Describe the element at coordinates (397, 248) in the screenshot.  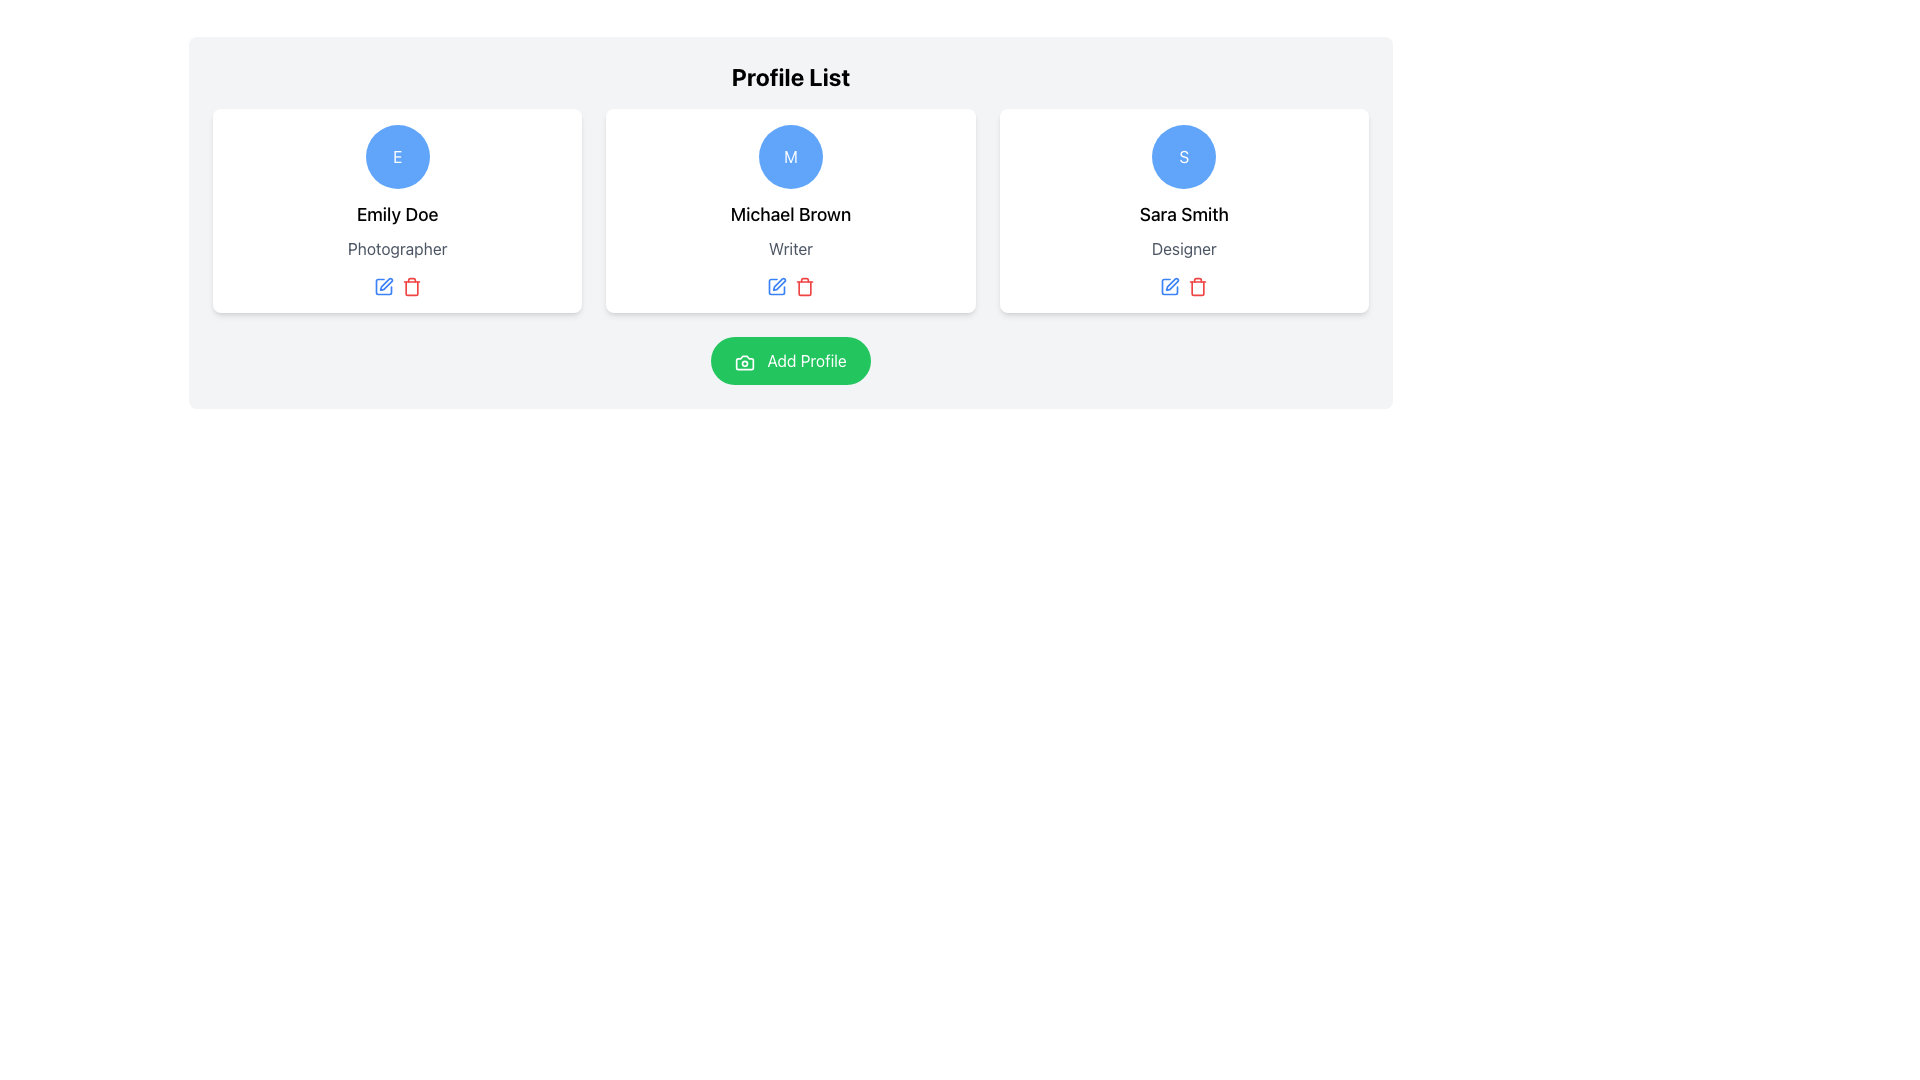
I see `the static text label displaying 'Photographer' located under 'Emily Doe' in the first profile card of the 'Profile List' section` at that location.